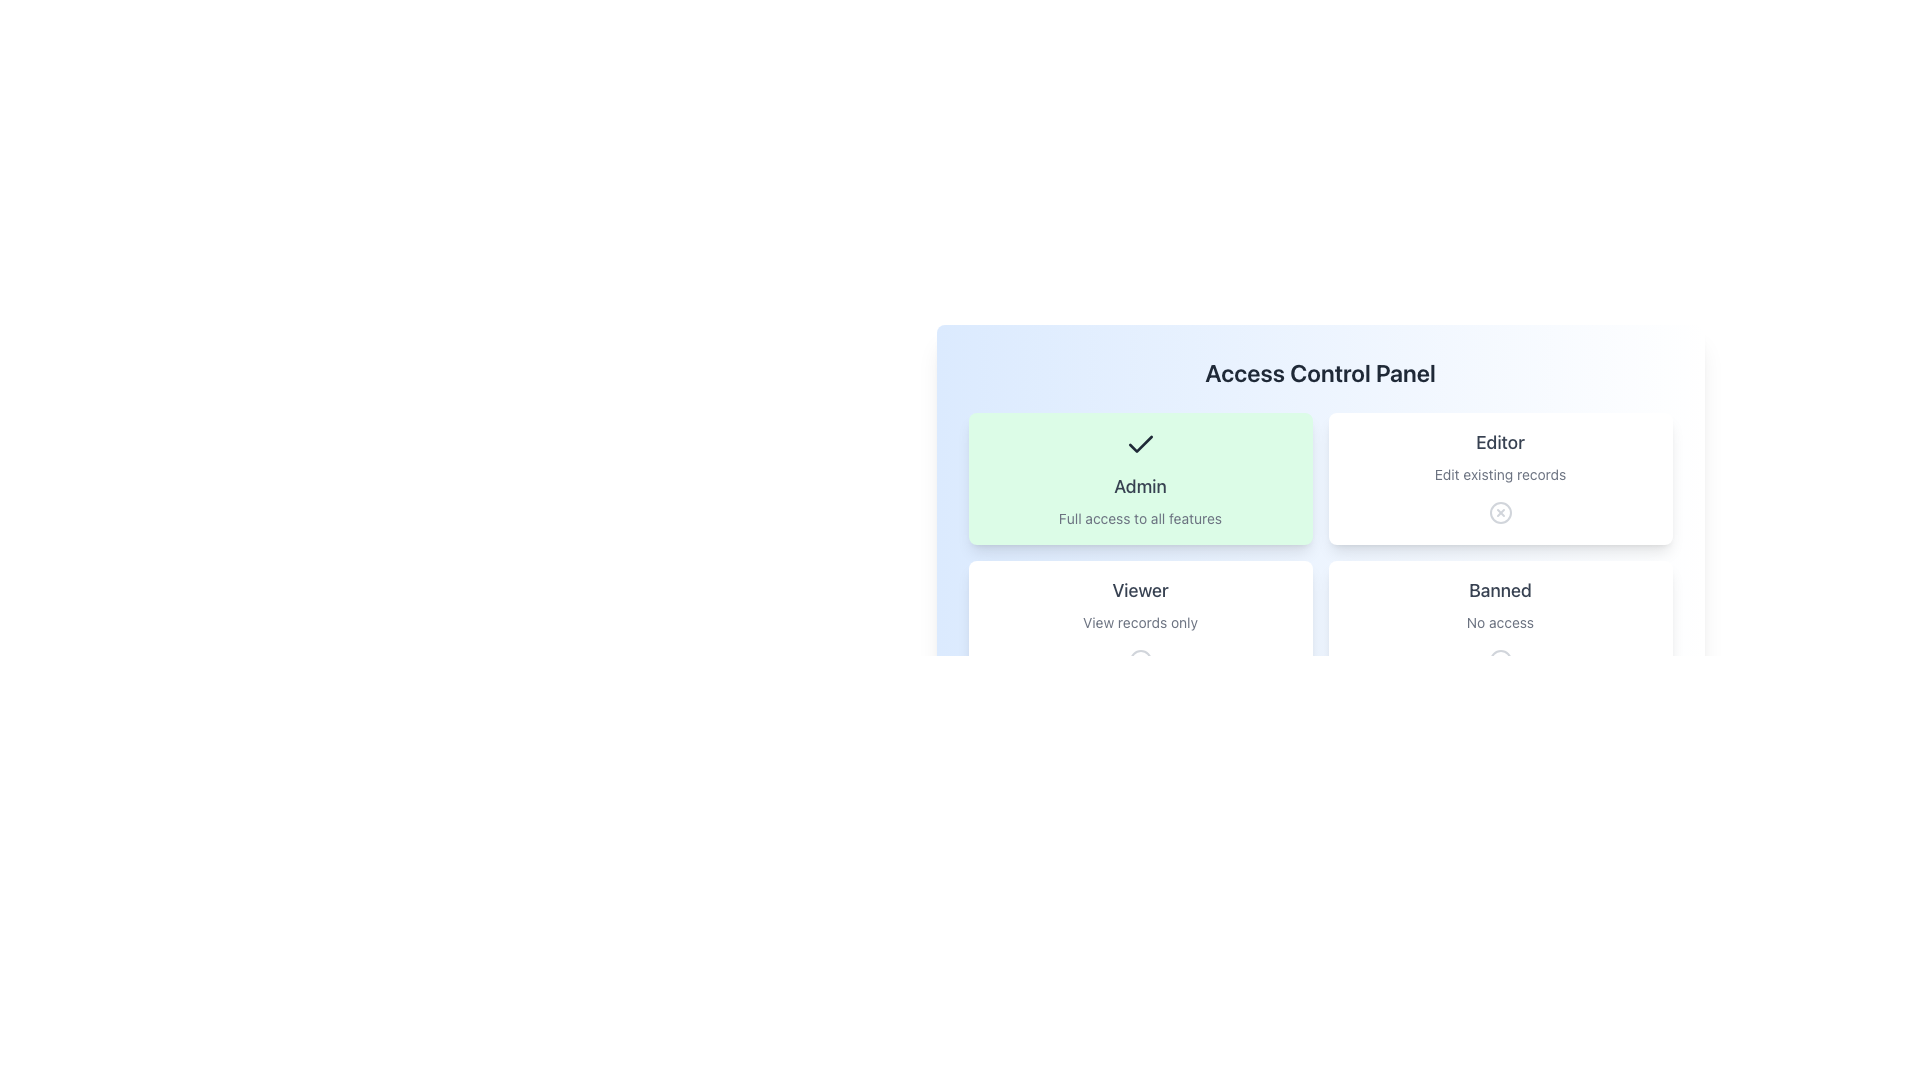  I want to click on text displayed in the 'Admin' role title label within the access control panel, which is centrally aligned in its card, so click(1140, 486).